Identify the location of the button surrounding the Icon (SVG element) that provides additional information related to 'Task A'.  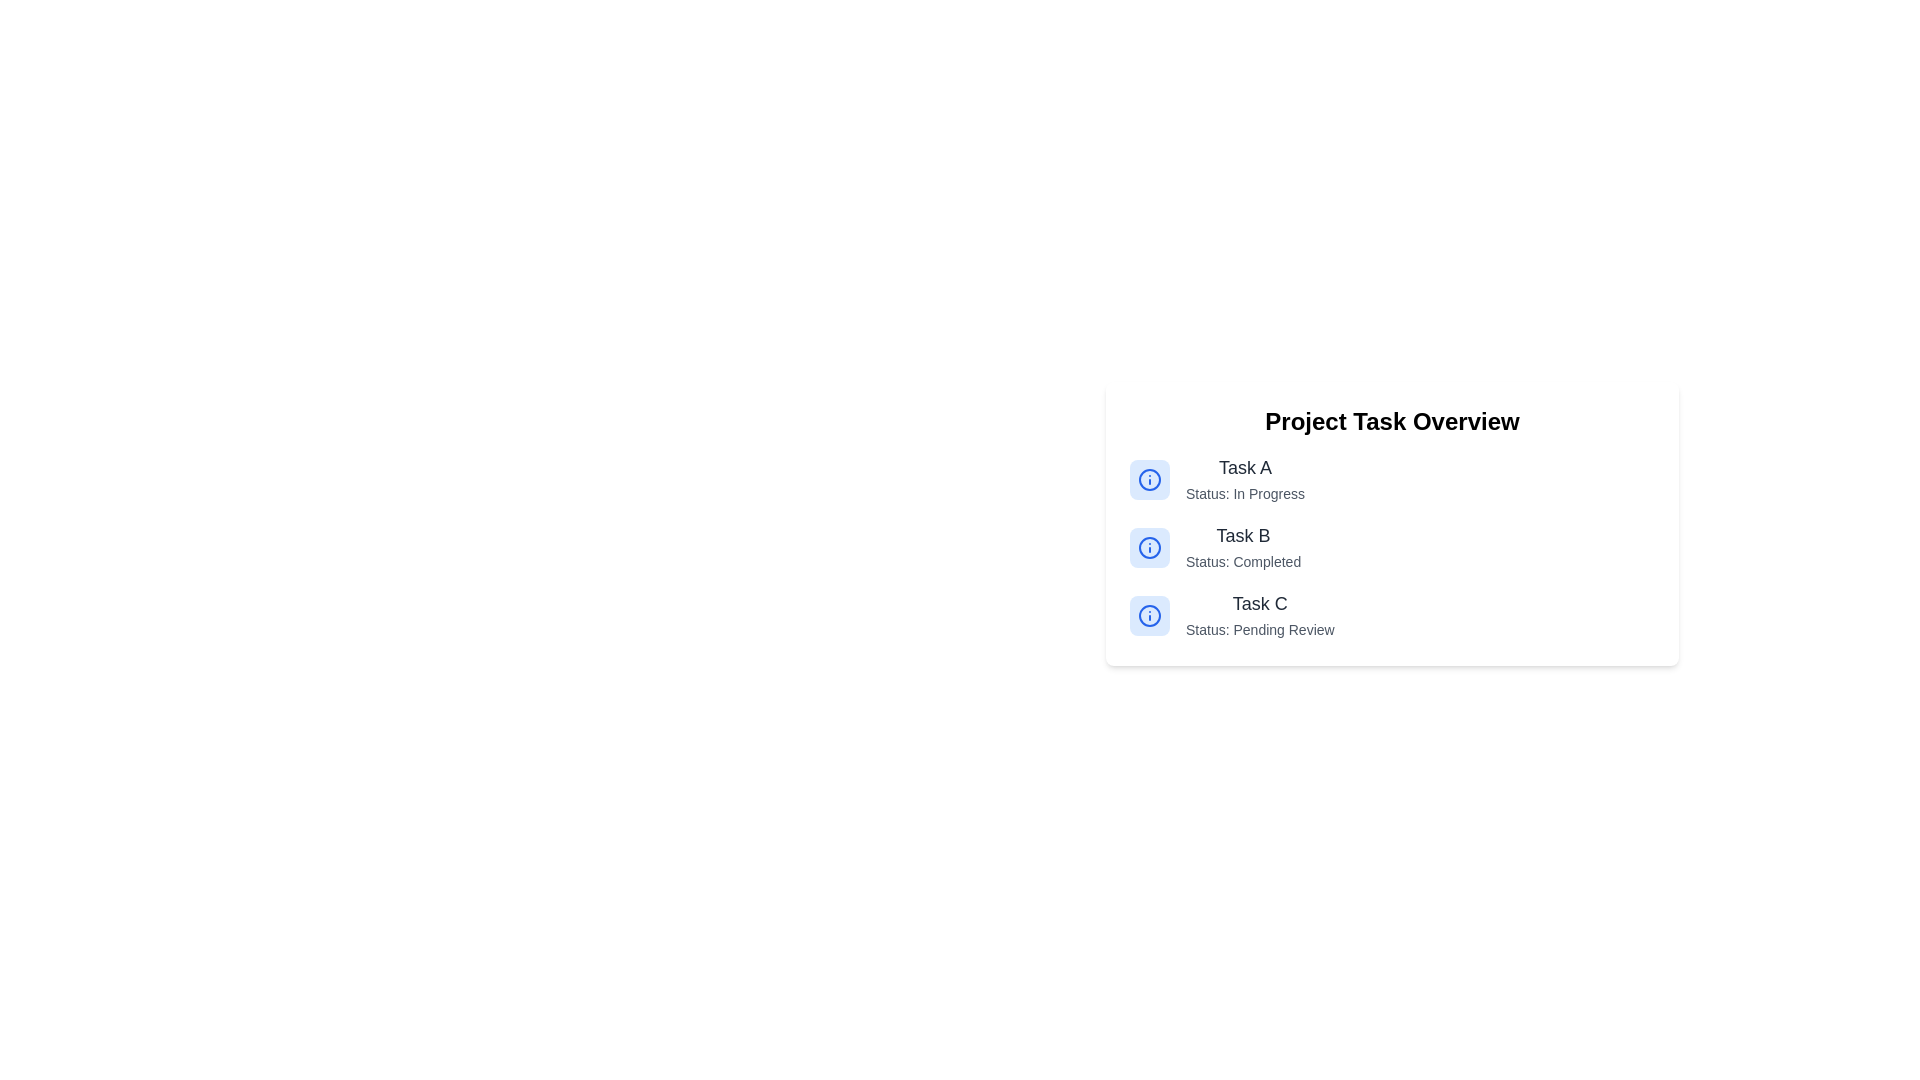
(1150, 479).